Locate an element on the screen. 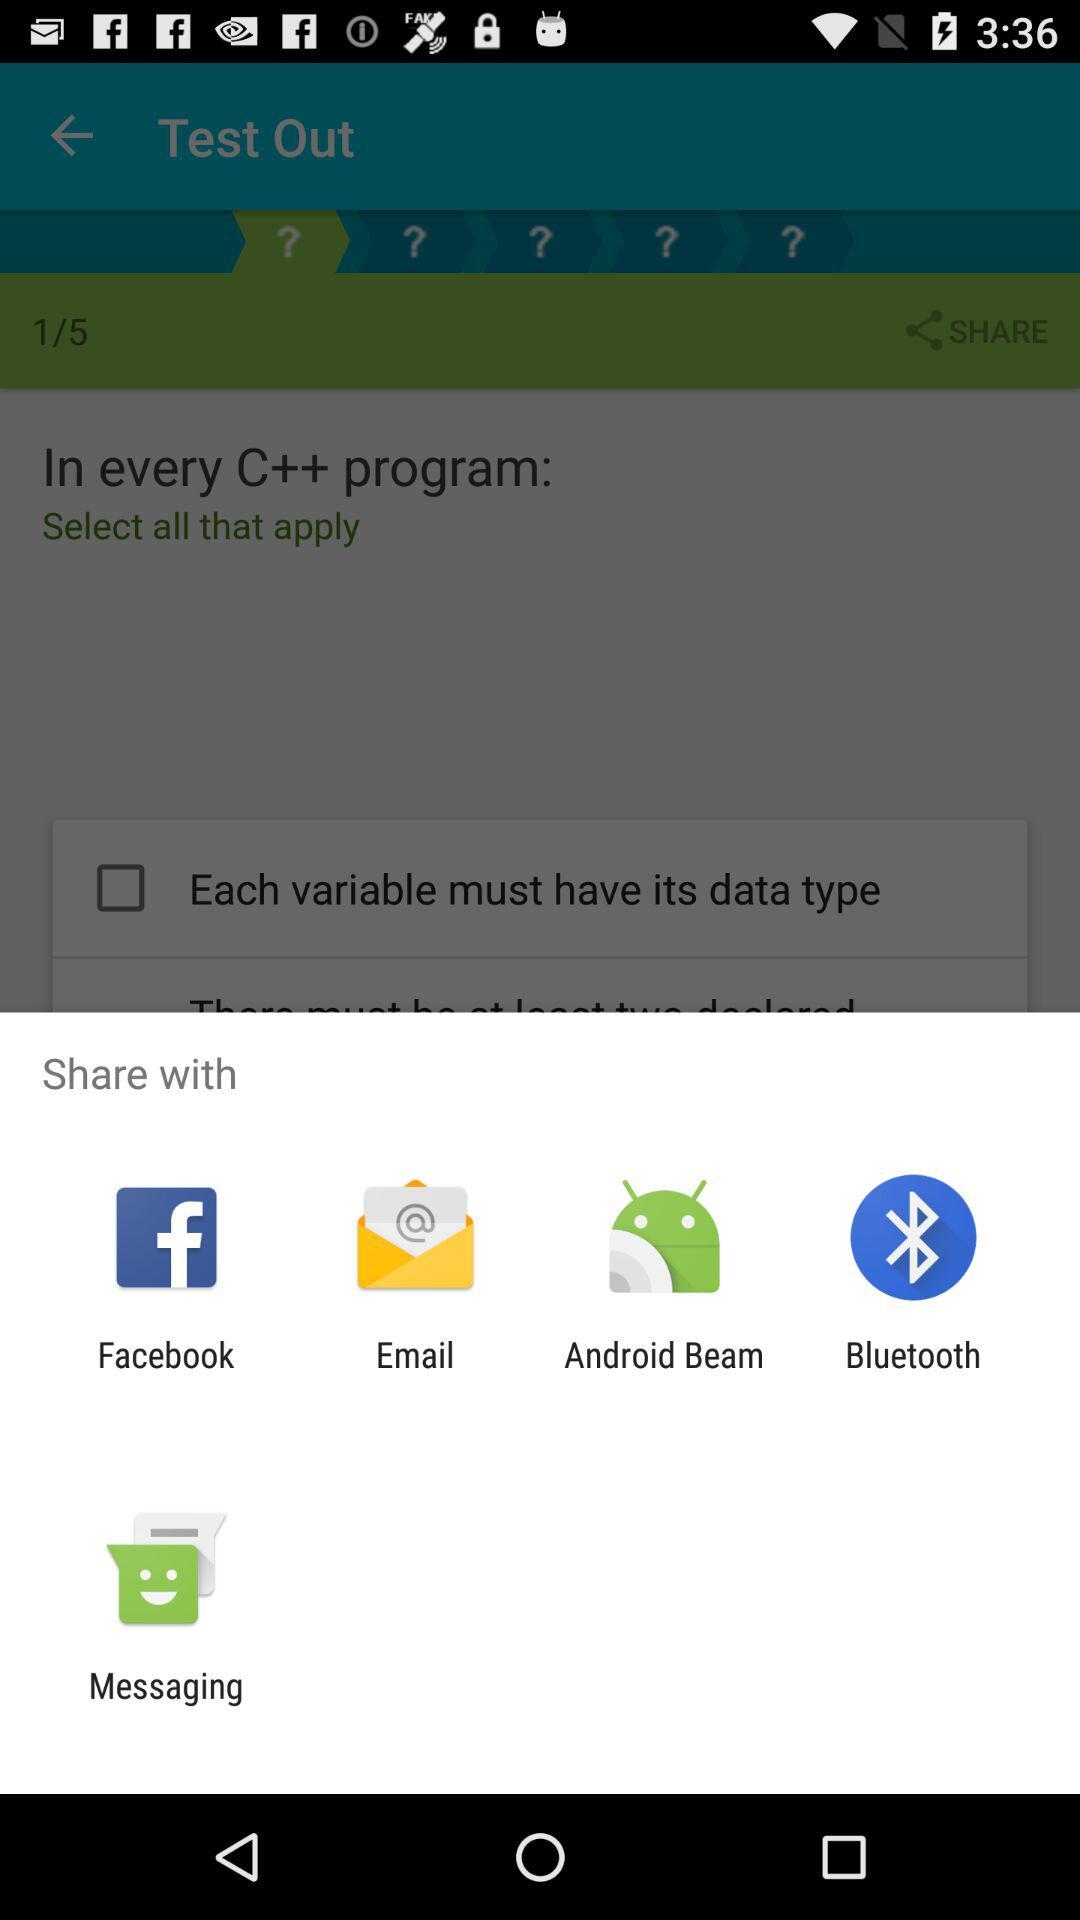  icon next to the facebook item is located at coordinates (414, 1374).